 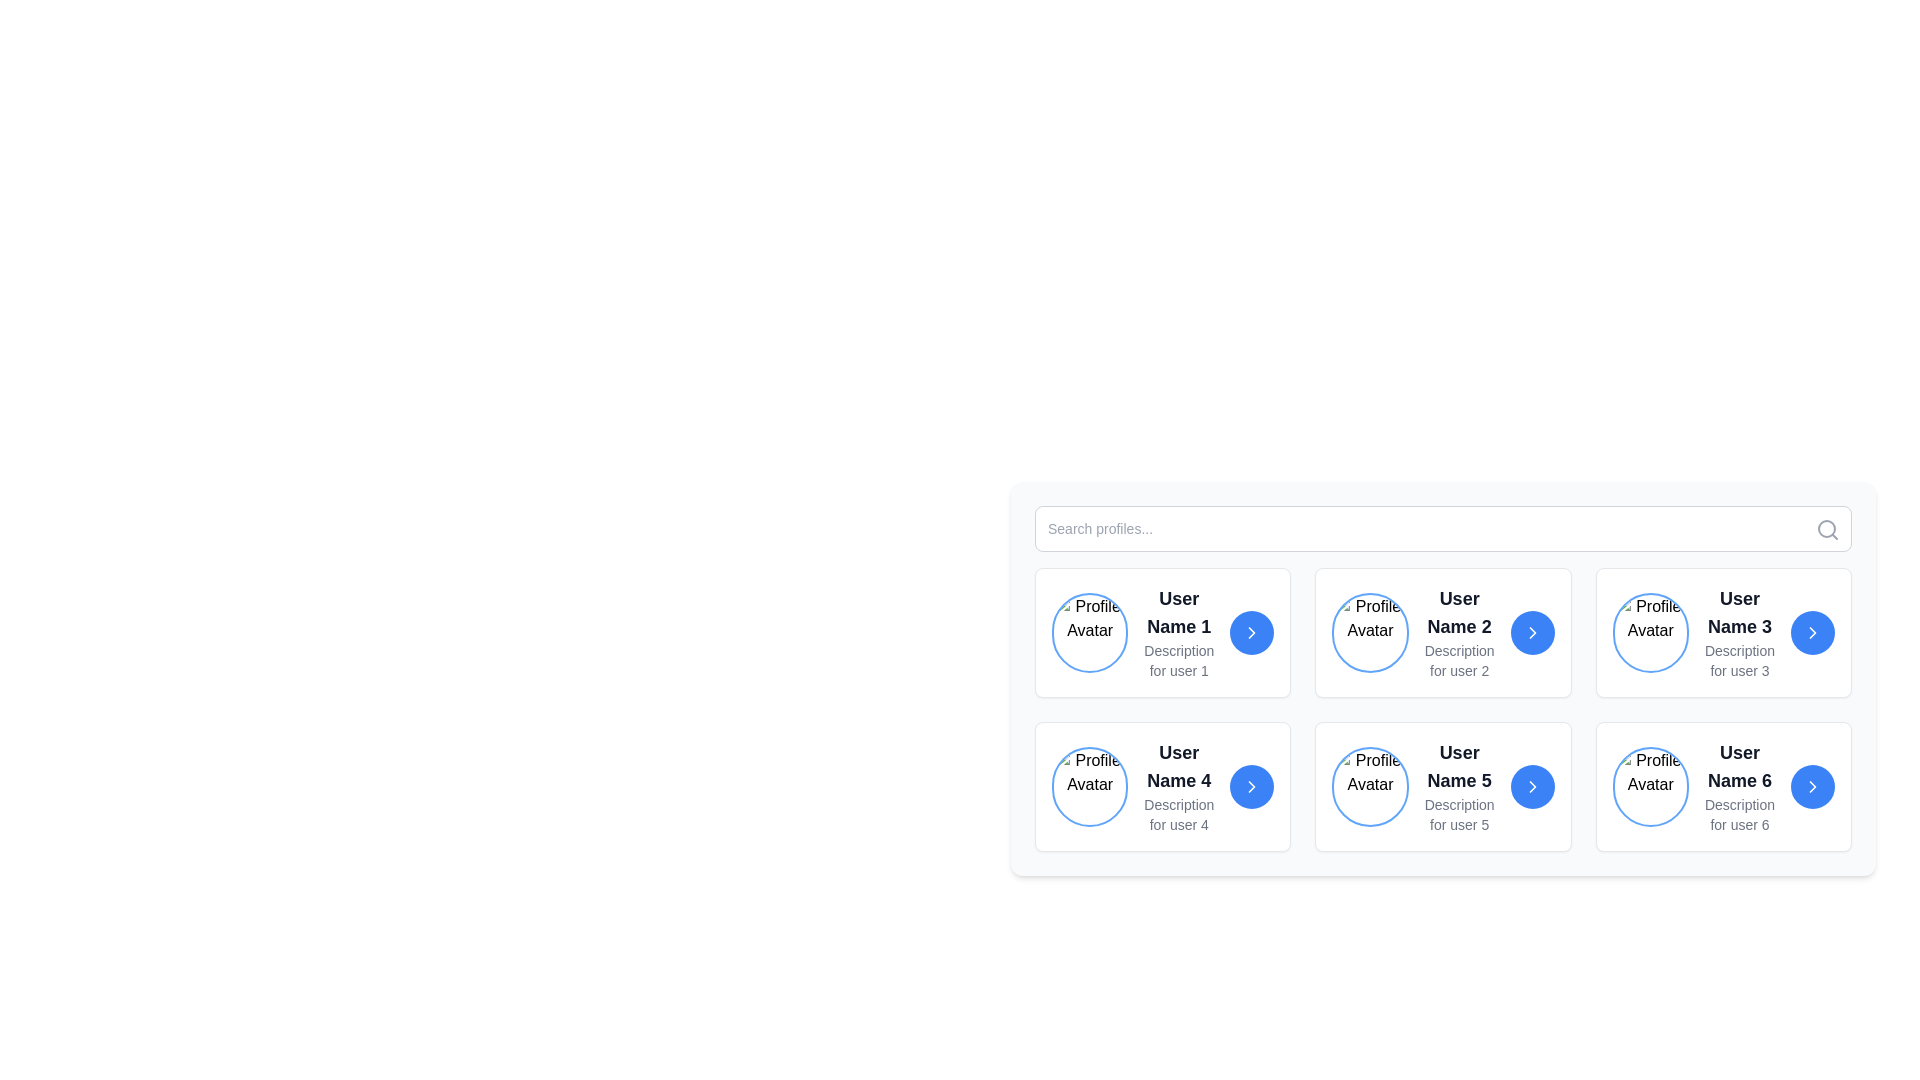 I want to click on the circular button with a blue background and a white right-chevron icon, located in the lower-right section of the 'User Name 5' card, to observe its visual response, so click(x=1531, y=785).